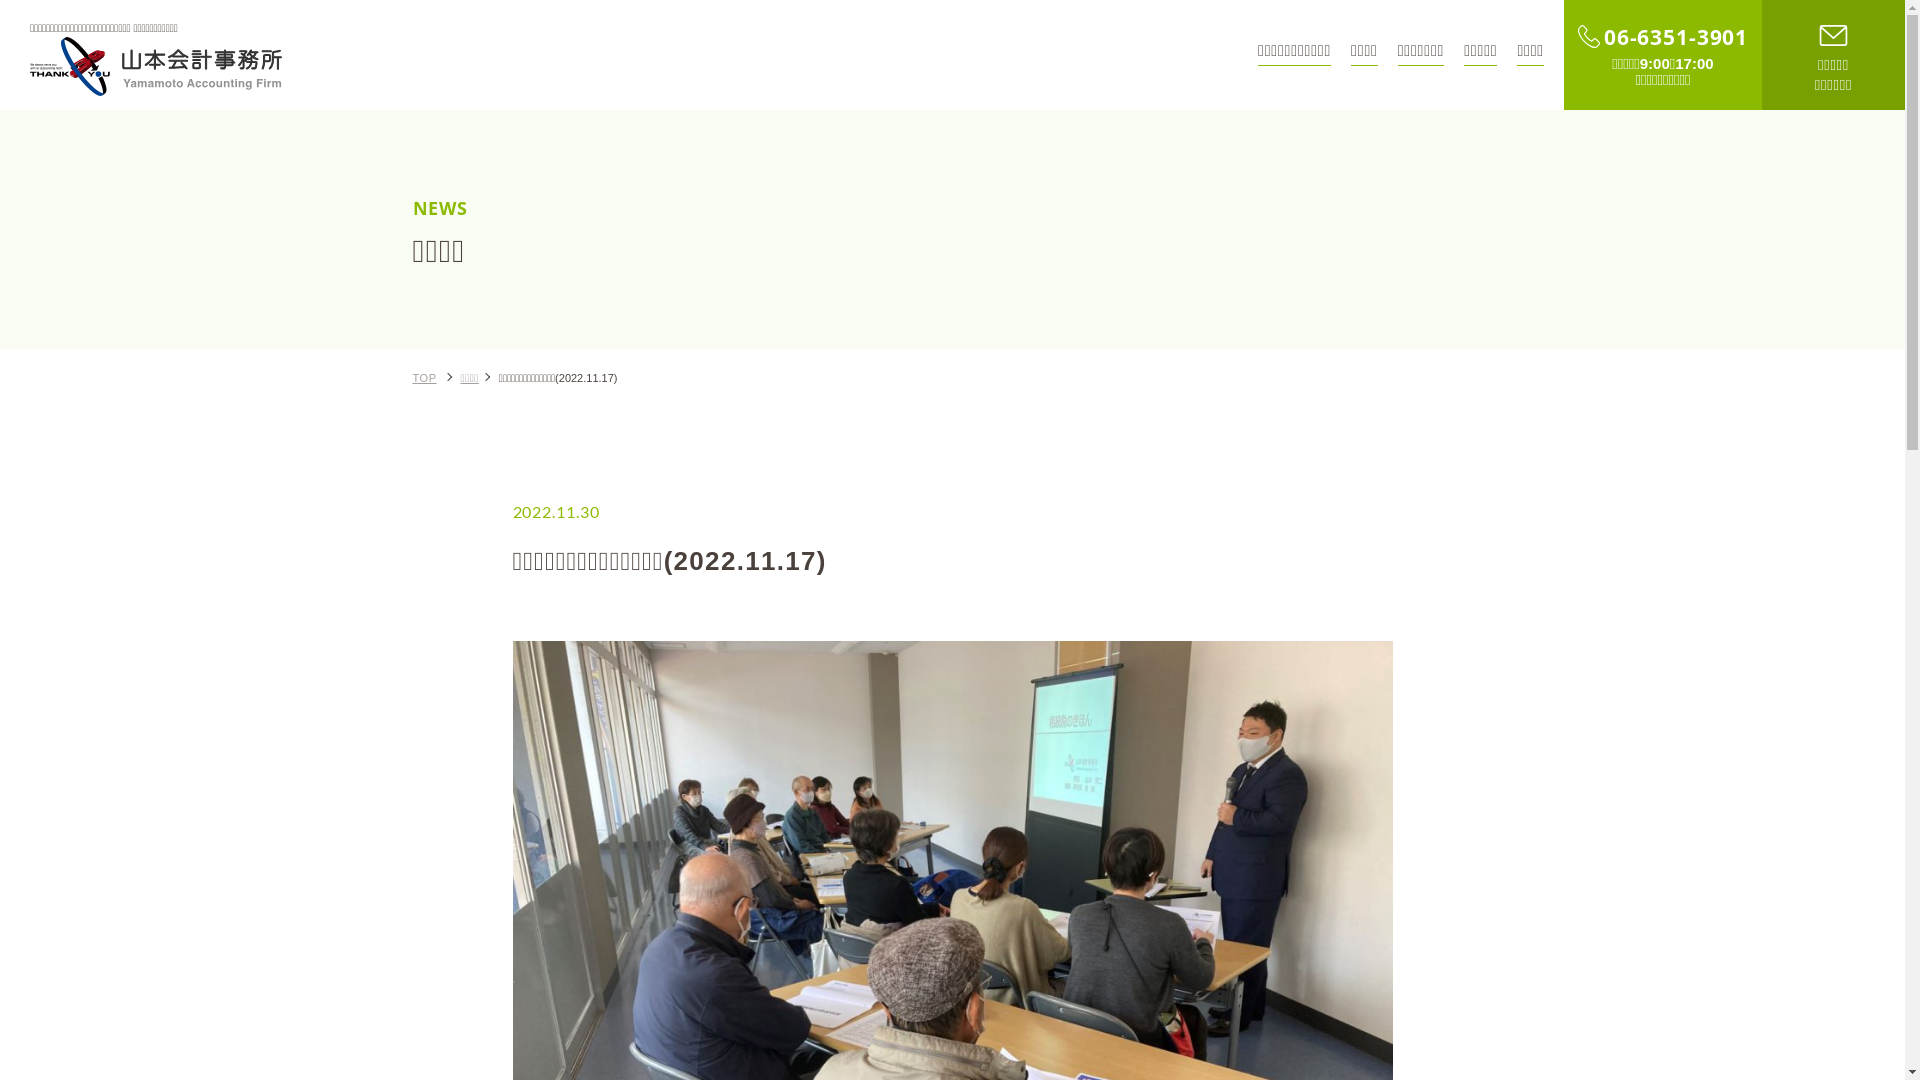  Describe the element at coordinates (422, 378) in the screenshot. I see `'TOP'` at that location.